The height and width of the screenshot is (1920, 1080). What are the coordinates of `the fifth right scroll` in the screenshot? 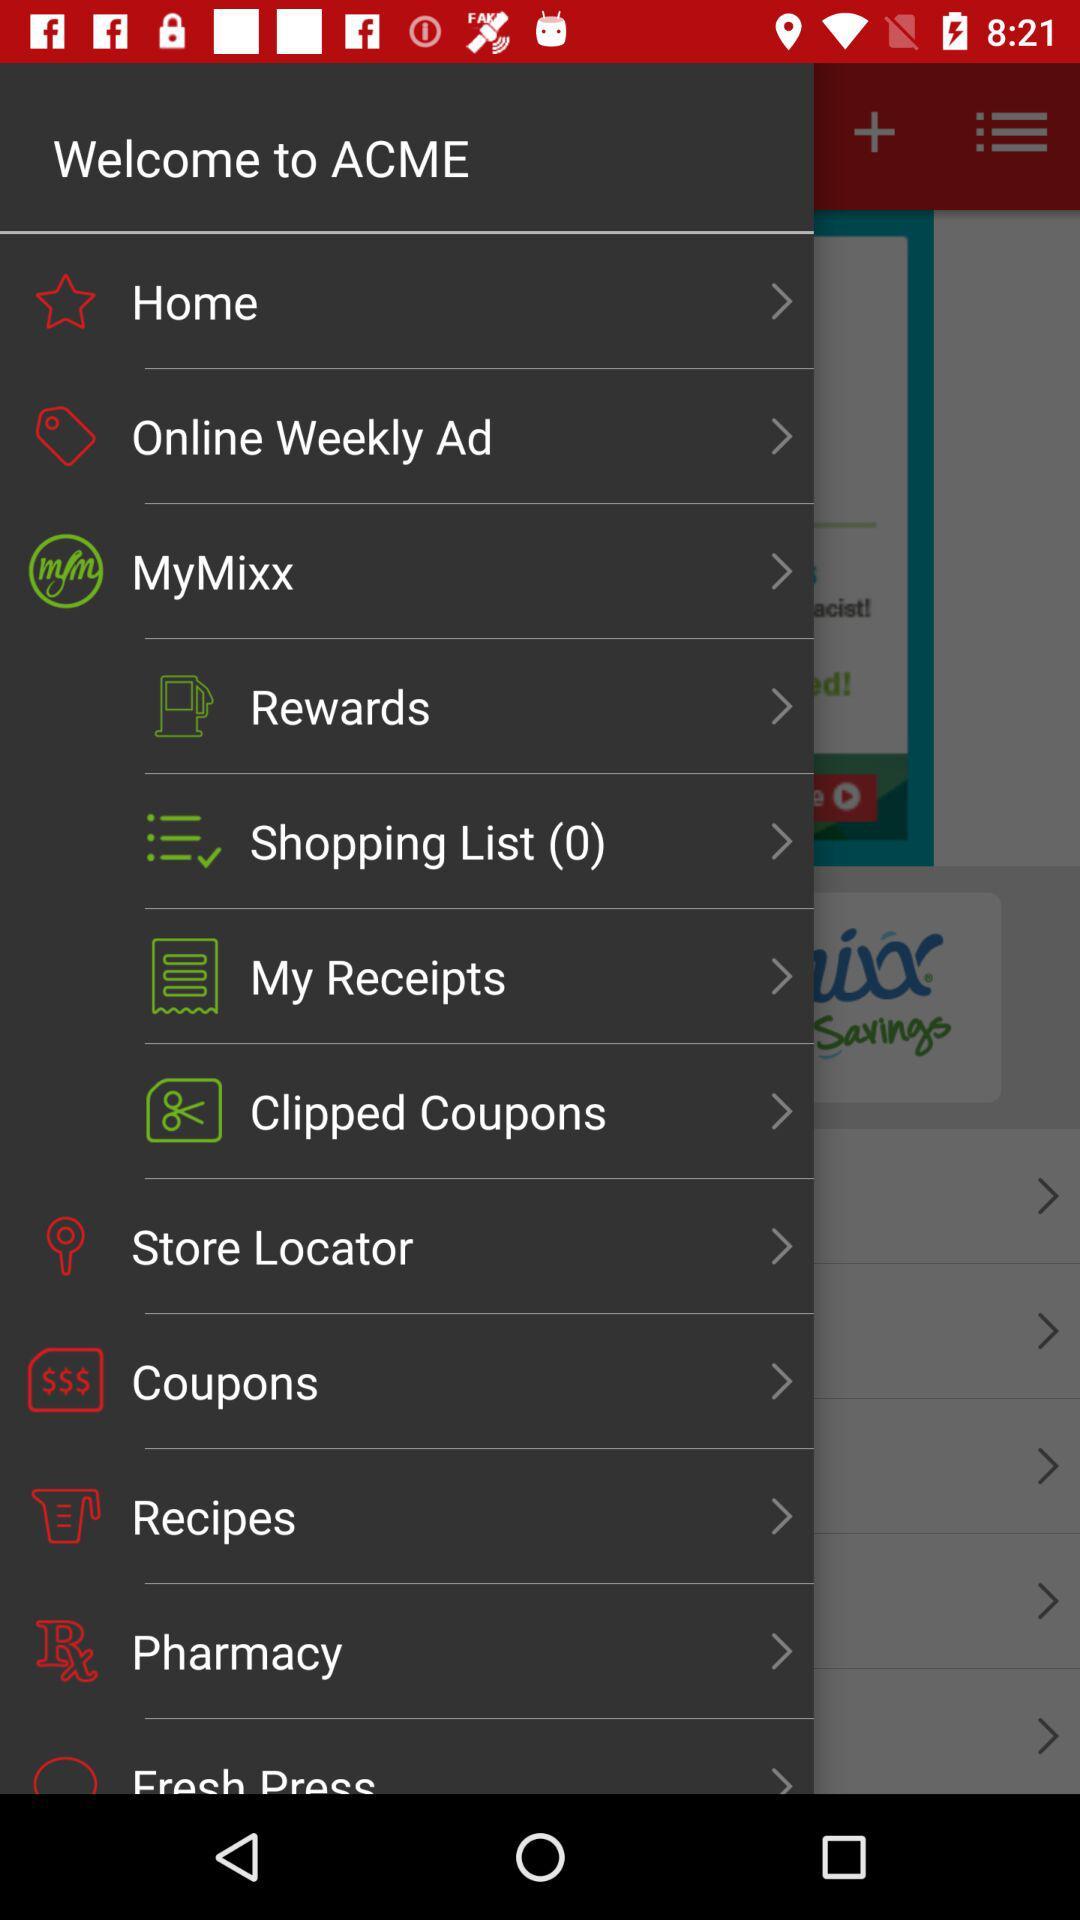 It's located at (781, 841).